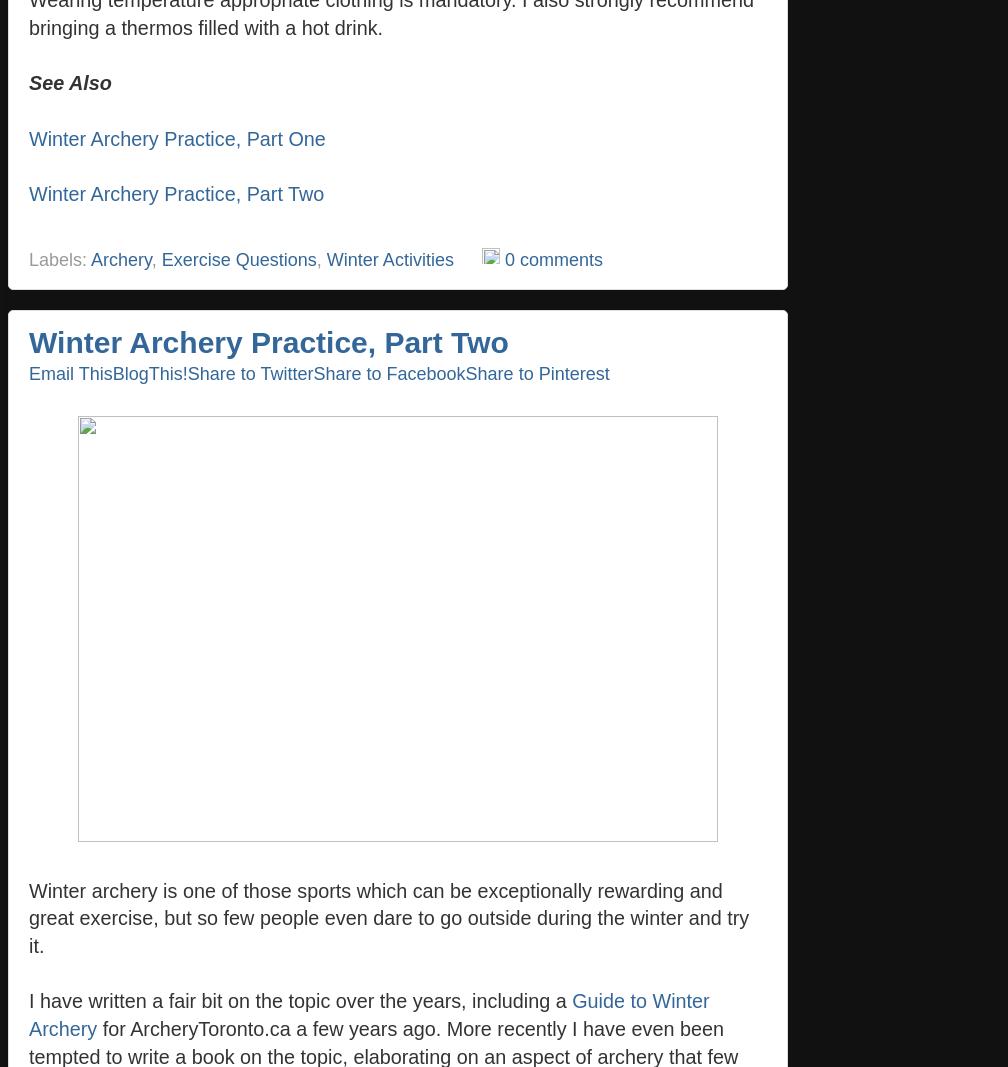  Describe the element at coordinates (325, 258) in the screenshot. I see `'Winter Activities'` at that location.